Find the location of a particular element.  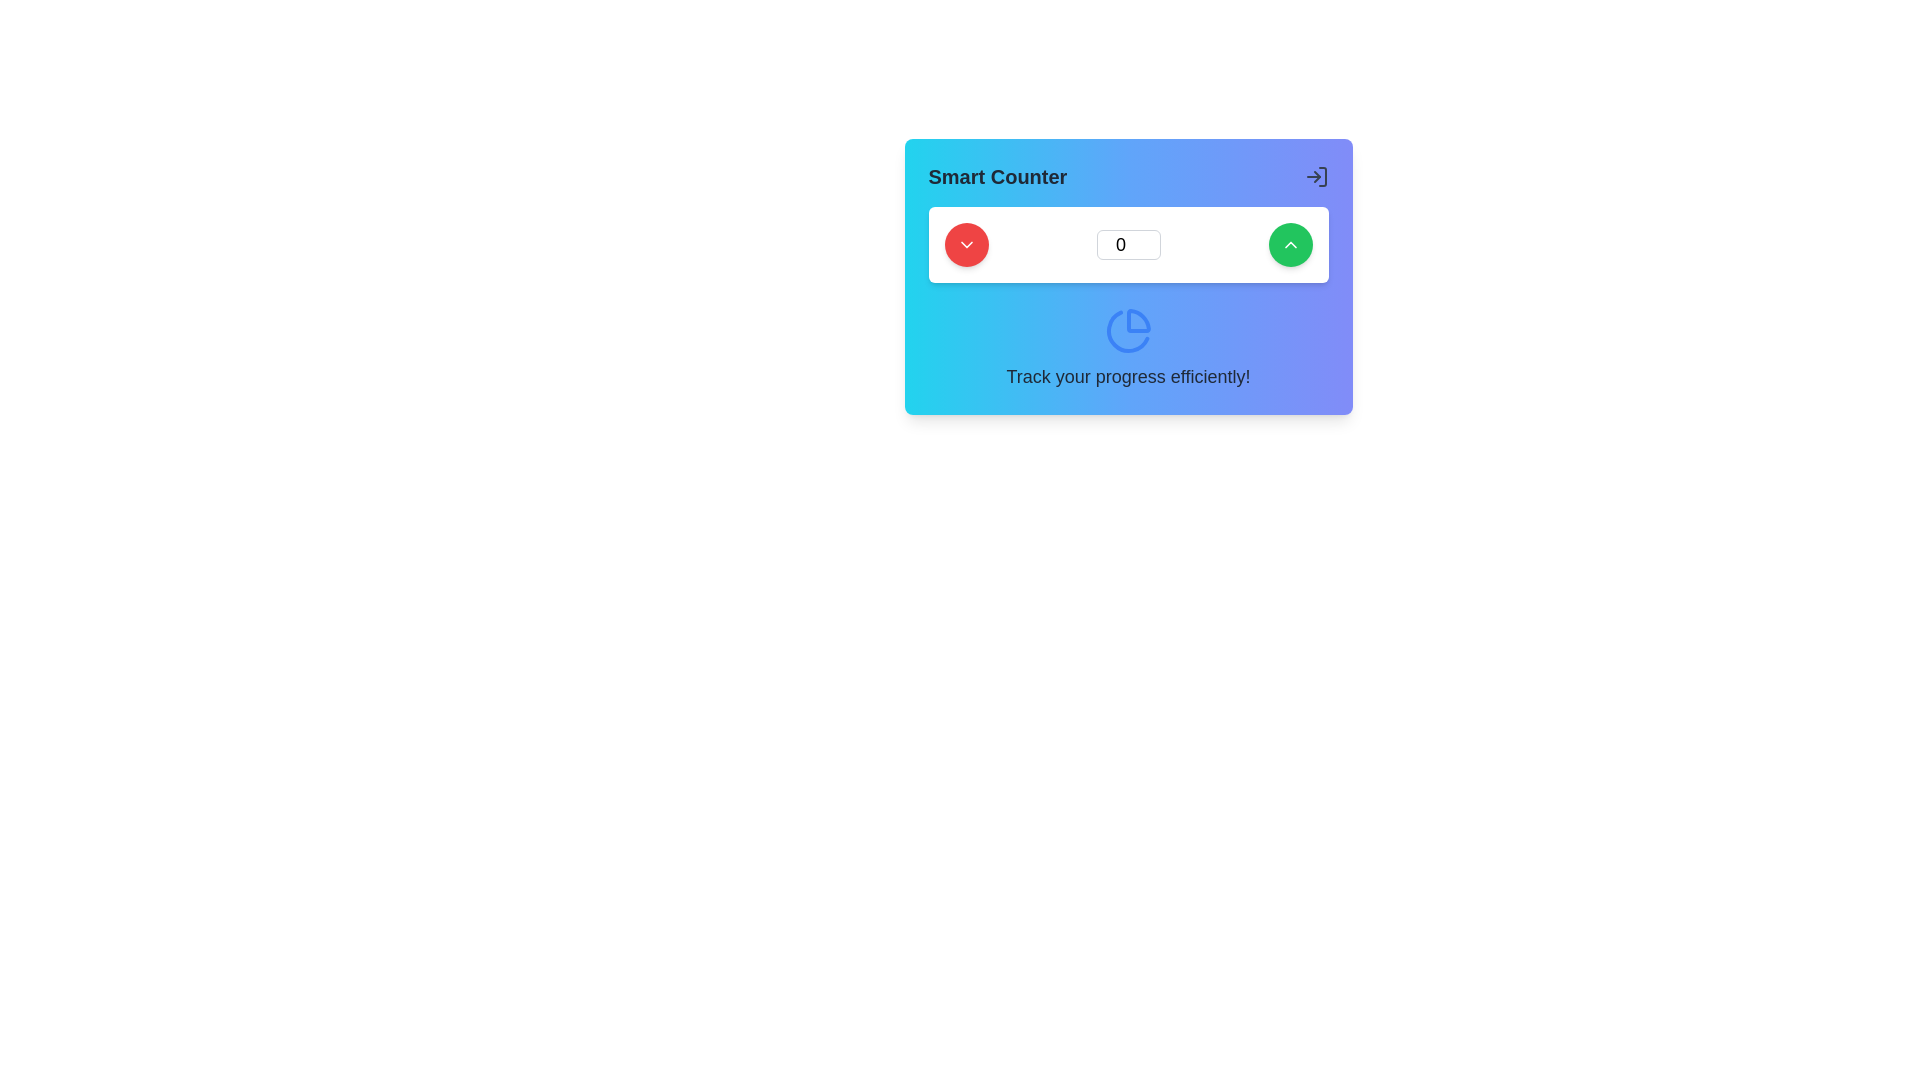

the decrement button is located at coordinates (966, 244).